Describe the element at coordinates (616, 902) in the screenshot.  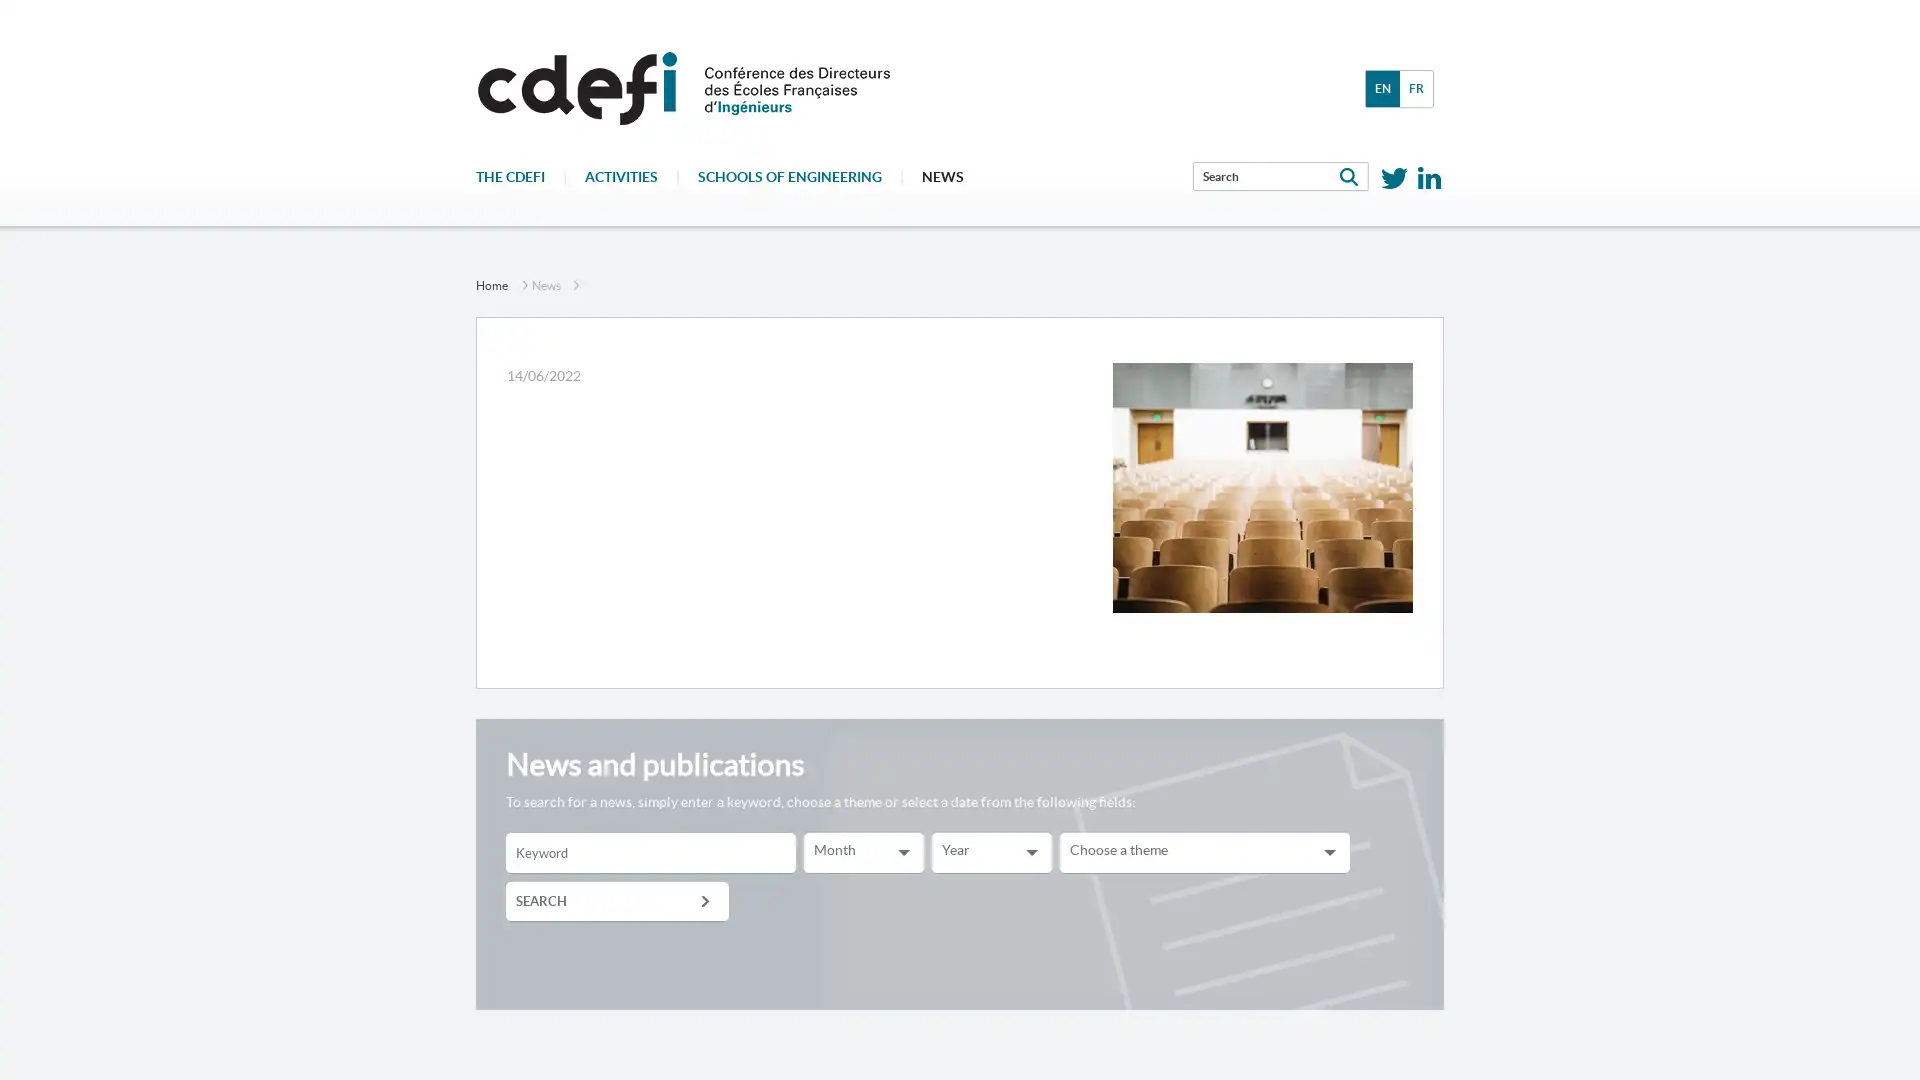
I see `Search` at that location.